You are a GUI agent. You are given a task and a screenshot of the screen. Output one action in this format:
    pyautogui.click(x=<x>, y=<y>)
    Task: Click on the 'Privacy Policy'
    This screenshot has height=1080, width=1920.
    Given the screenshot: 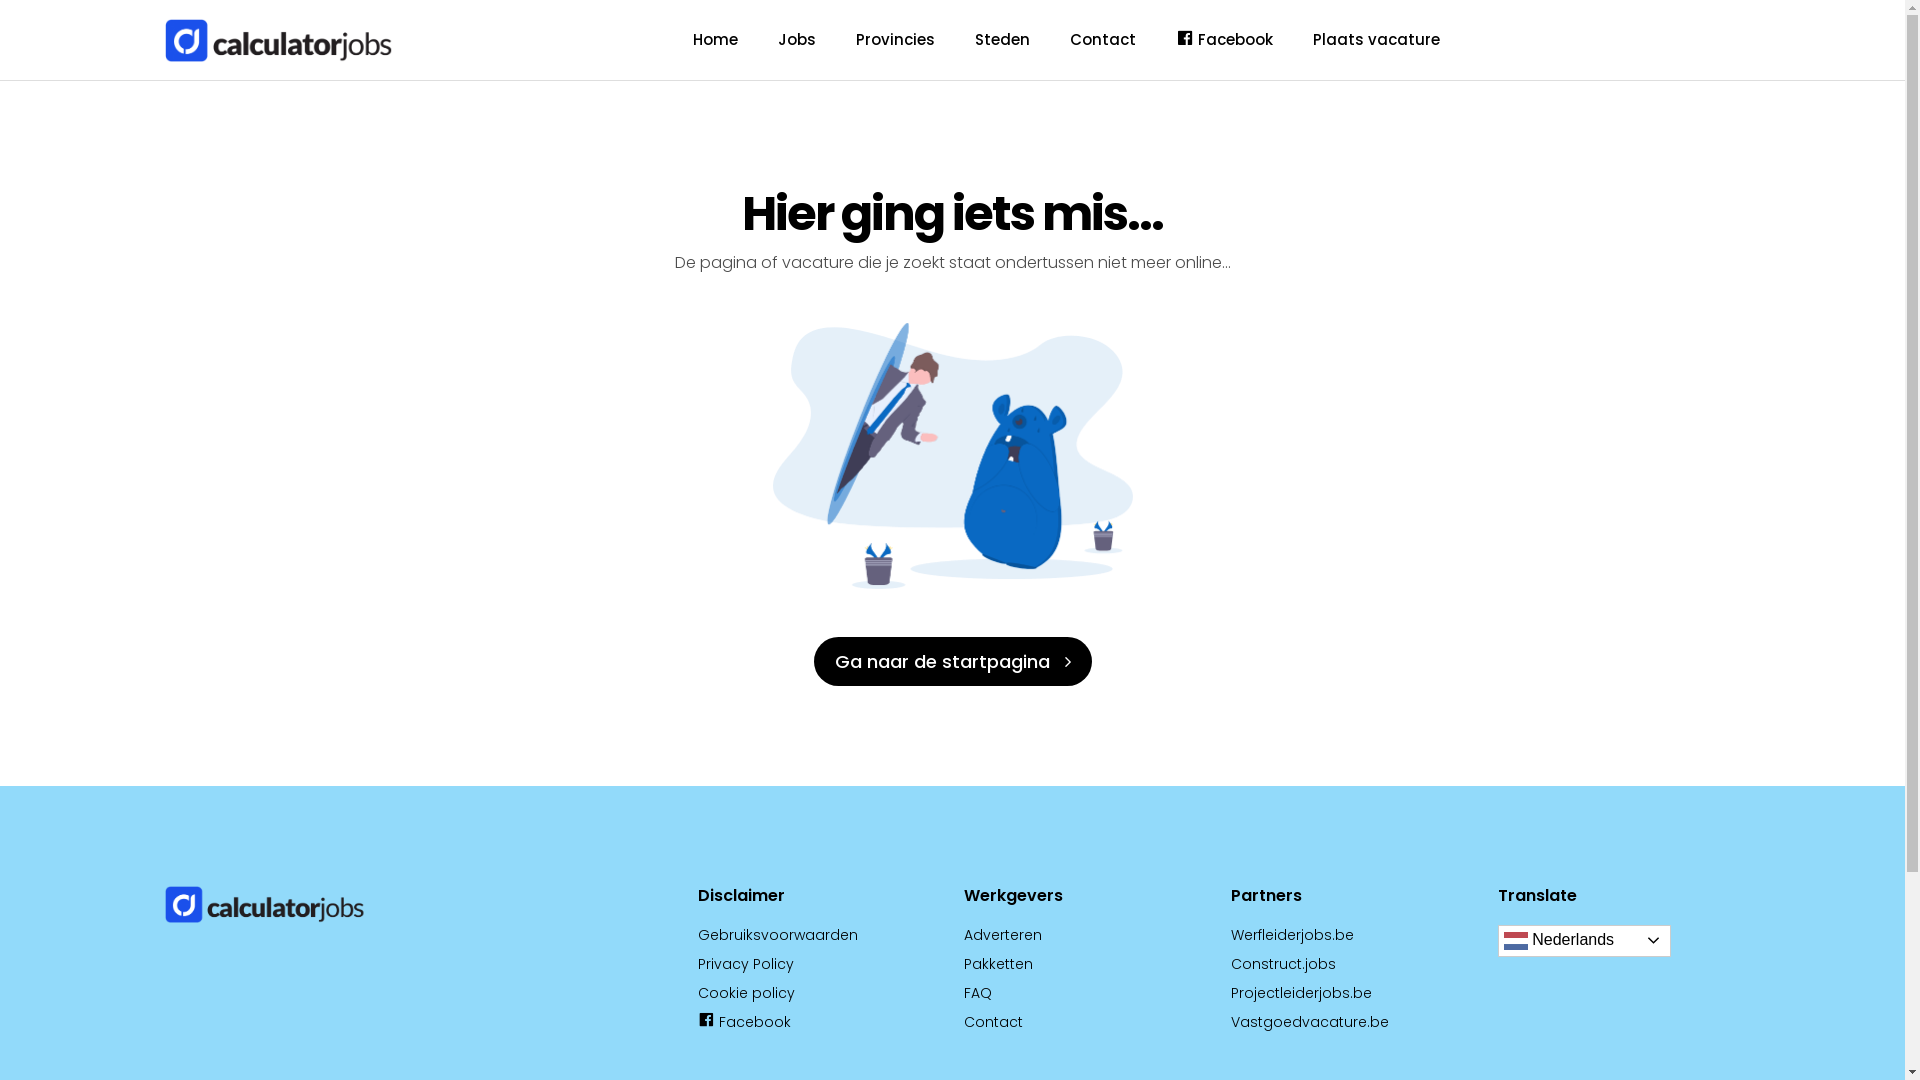 What is the action you would take?
    pyautogui.click(x=744, y=963)
    